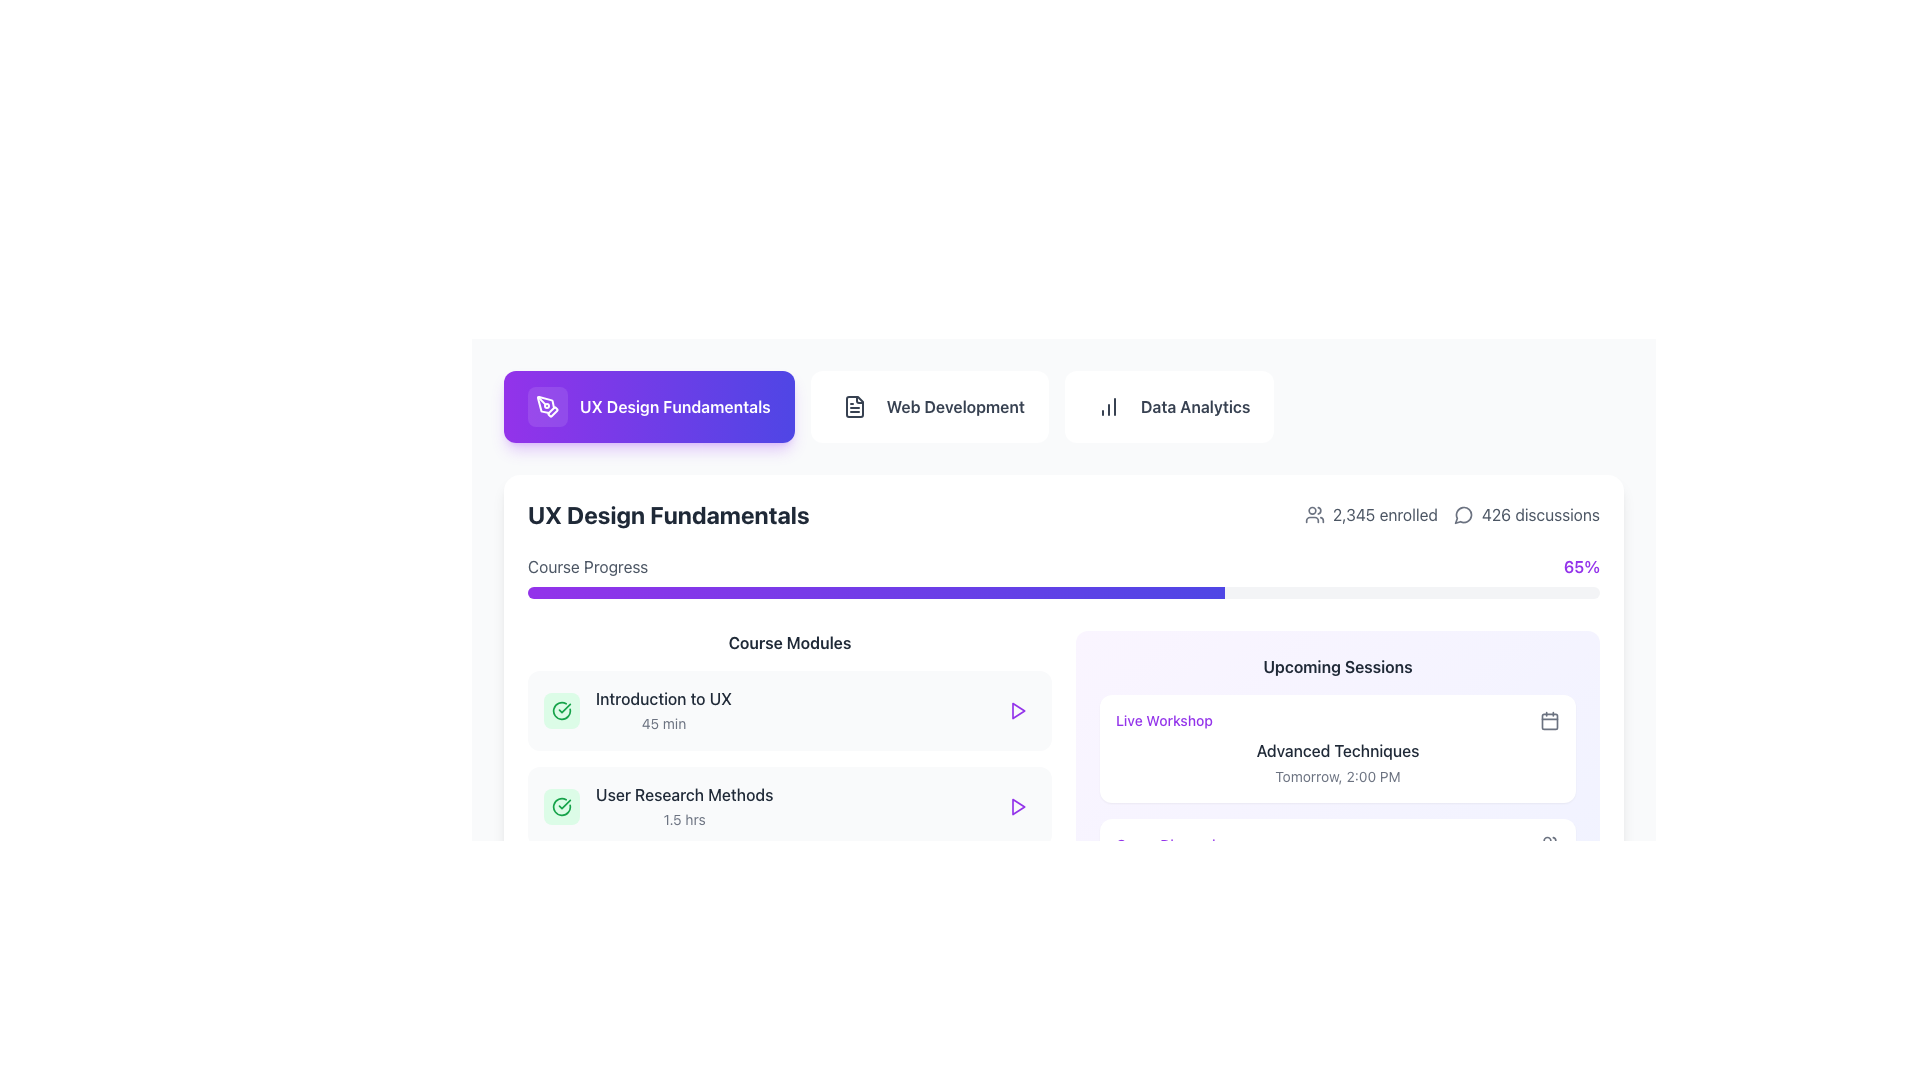 The width and height of the screenshot is (1920, 1080). Describe the element at coordinates (1107, 406) in the screenshot. I see `the data analytics icon located centrally within a group of three similar icons` at that location.